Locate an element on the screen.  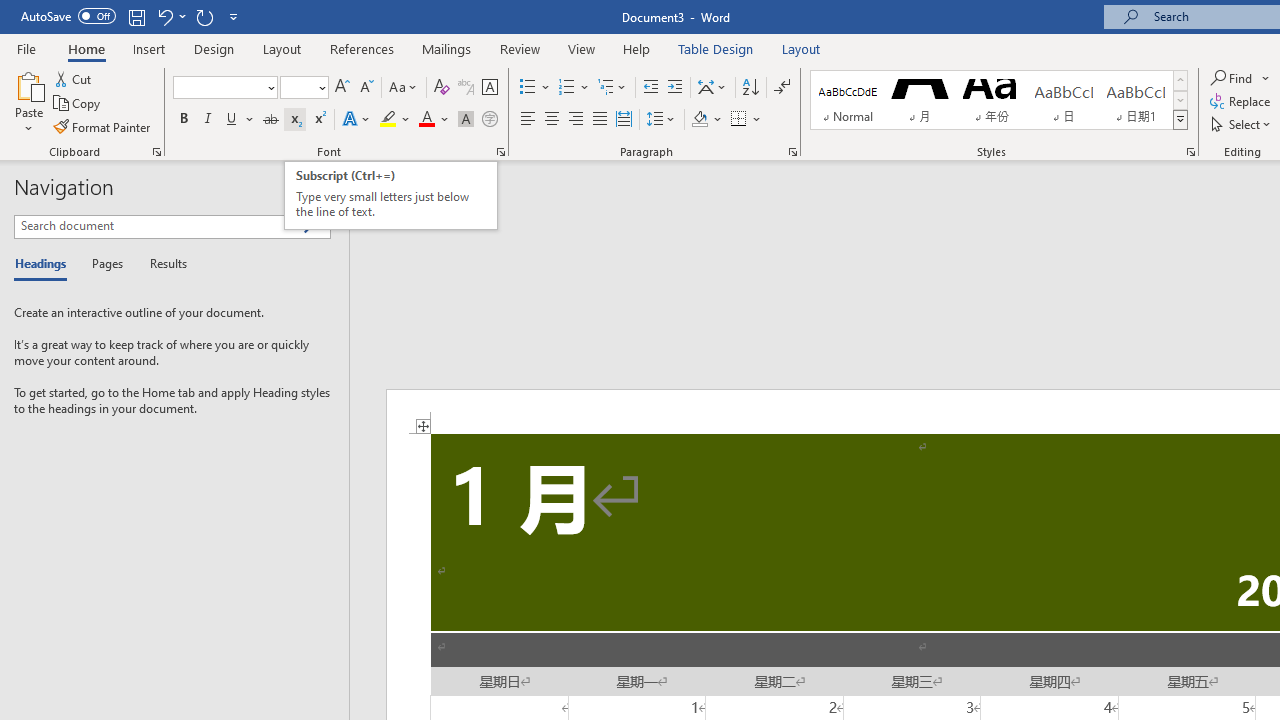
'Decrease Indent' is located at coordinates (650, 86).